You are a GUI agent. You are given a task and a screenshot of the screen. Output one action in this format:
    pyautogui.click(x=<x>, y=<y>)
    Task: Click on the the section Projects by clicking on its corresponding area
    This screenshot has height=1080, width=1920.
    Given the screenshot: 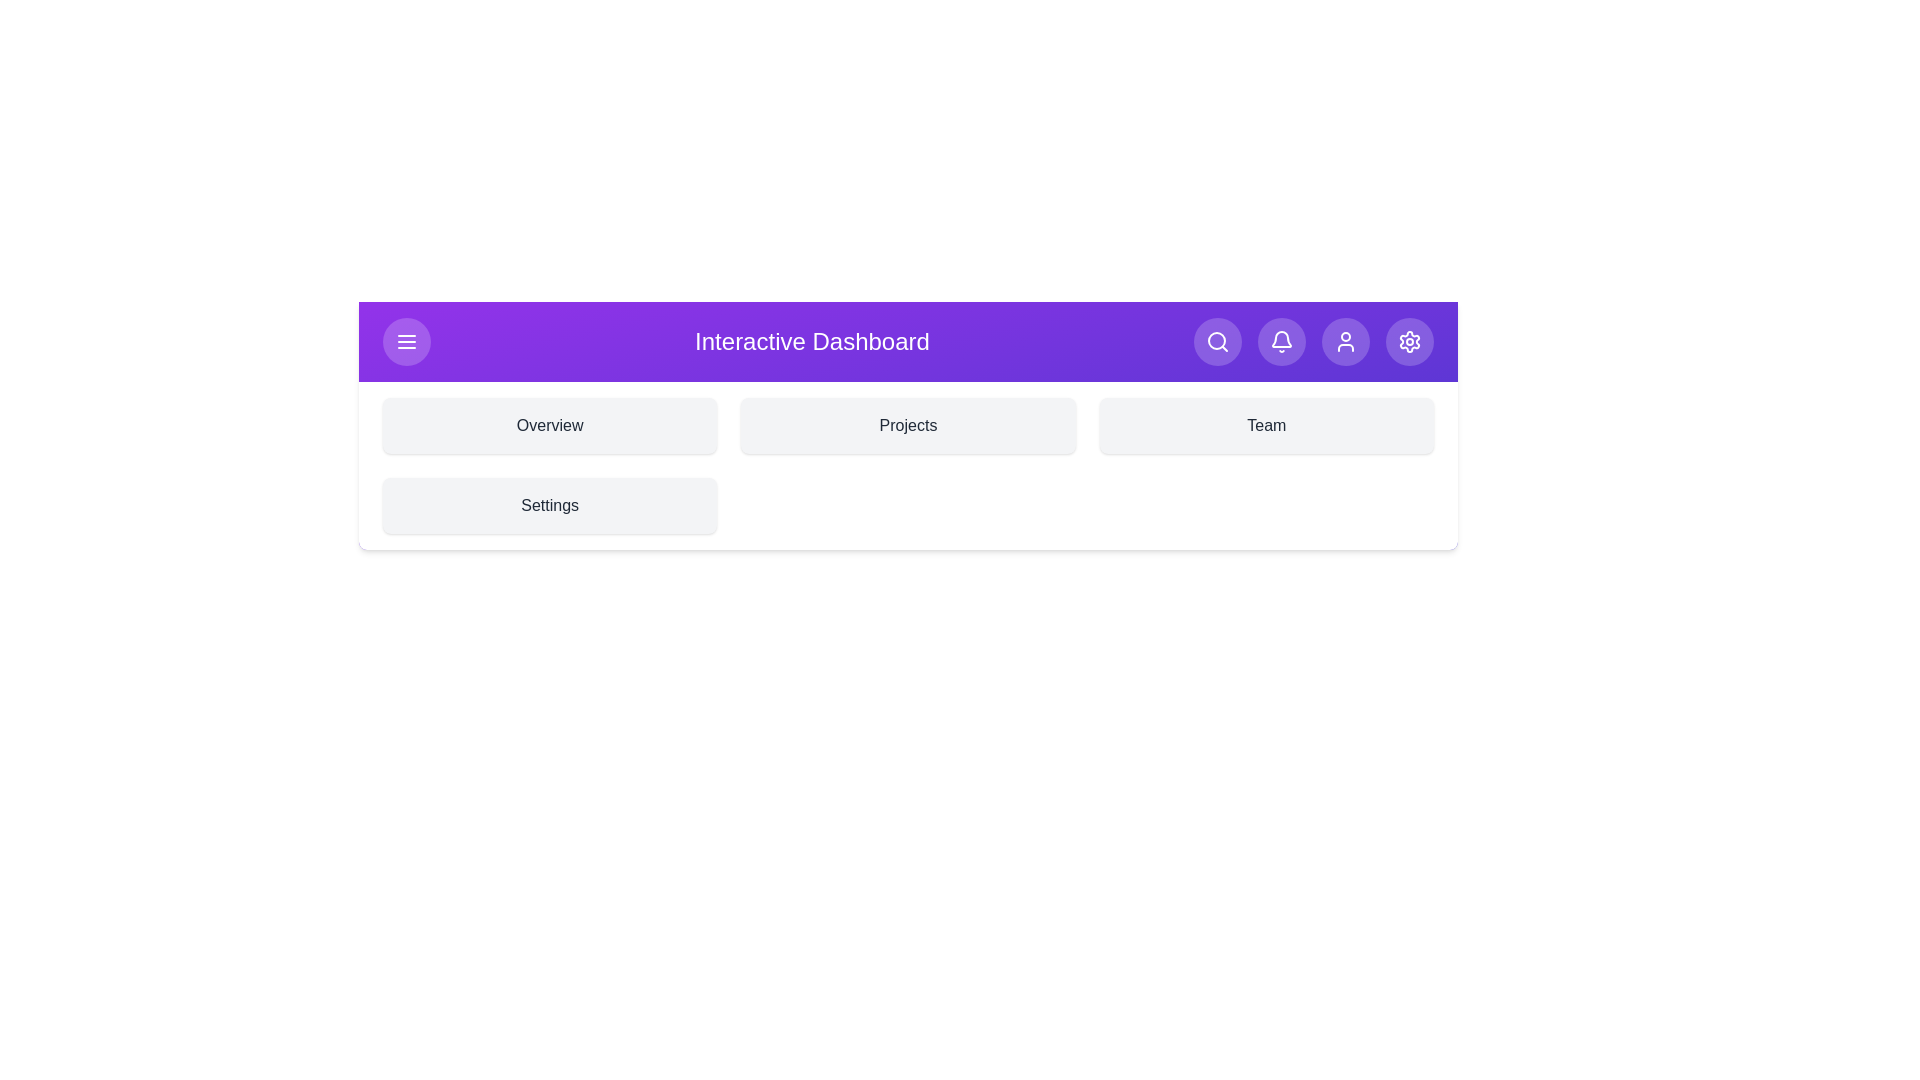 What is the action you would take?
    pyautogui.click(x=906, y=424)
    